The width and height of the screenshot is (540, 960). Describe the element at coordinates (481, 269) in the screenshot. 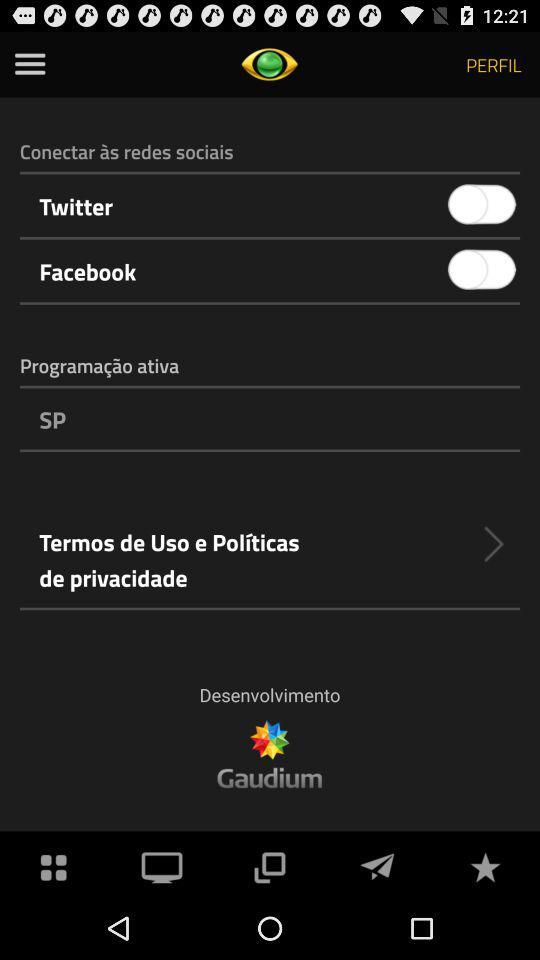

I see `connect to facebook` at that location.